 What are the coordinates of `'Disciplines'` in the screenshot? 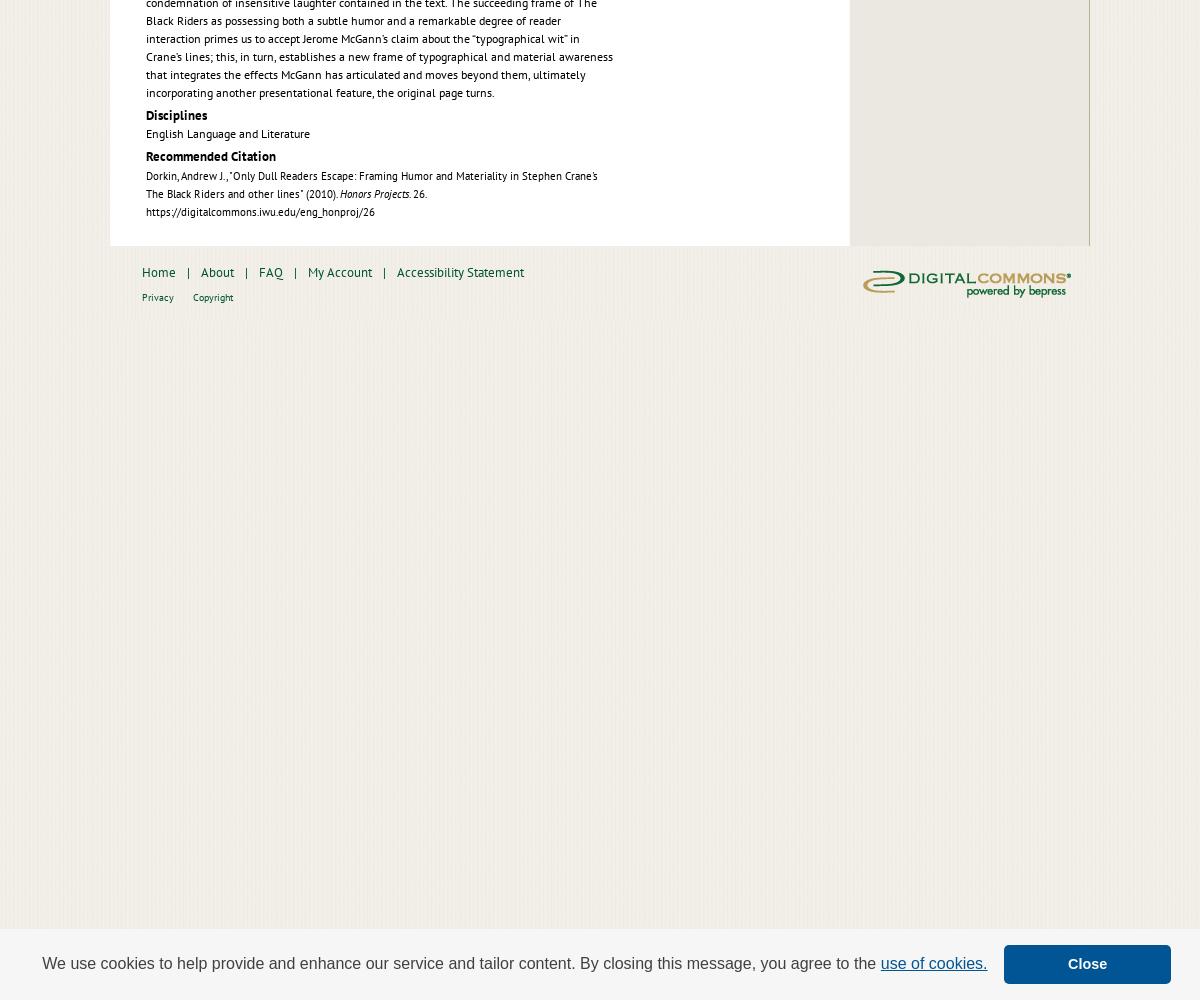 It's located at (175, 113).